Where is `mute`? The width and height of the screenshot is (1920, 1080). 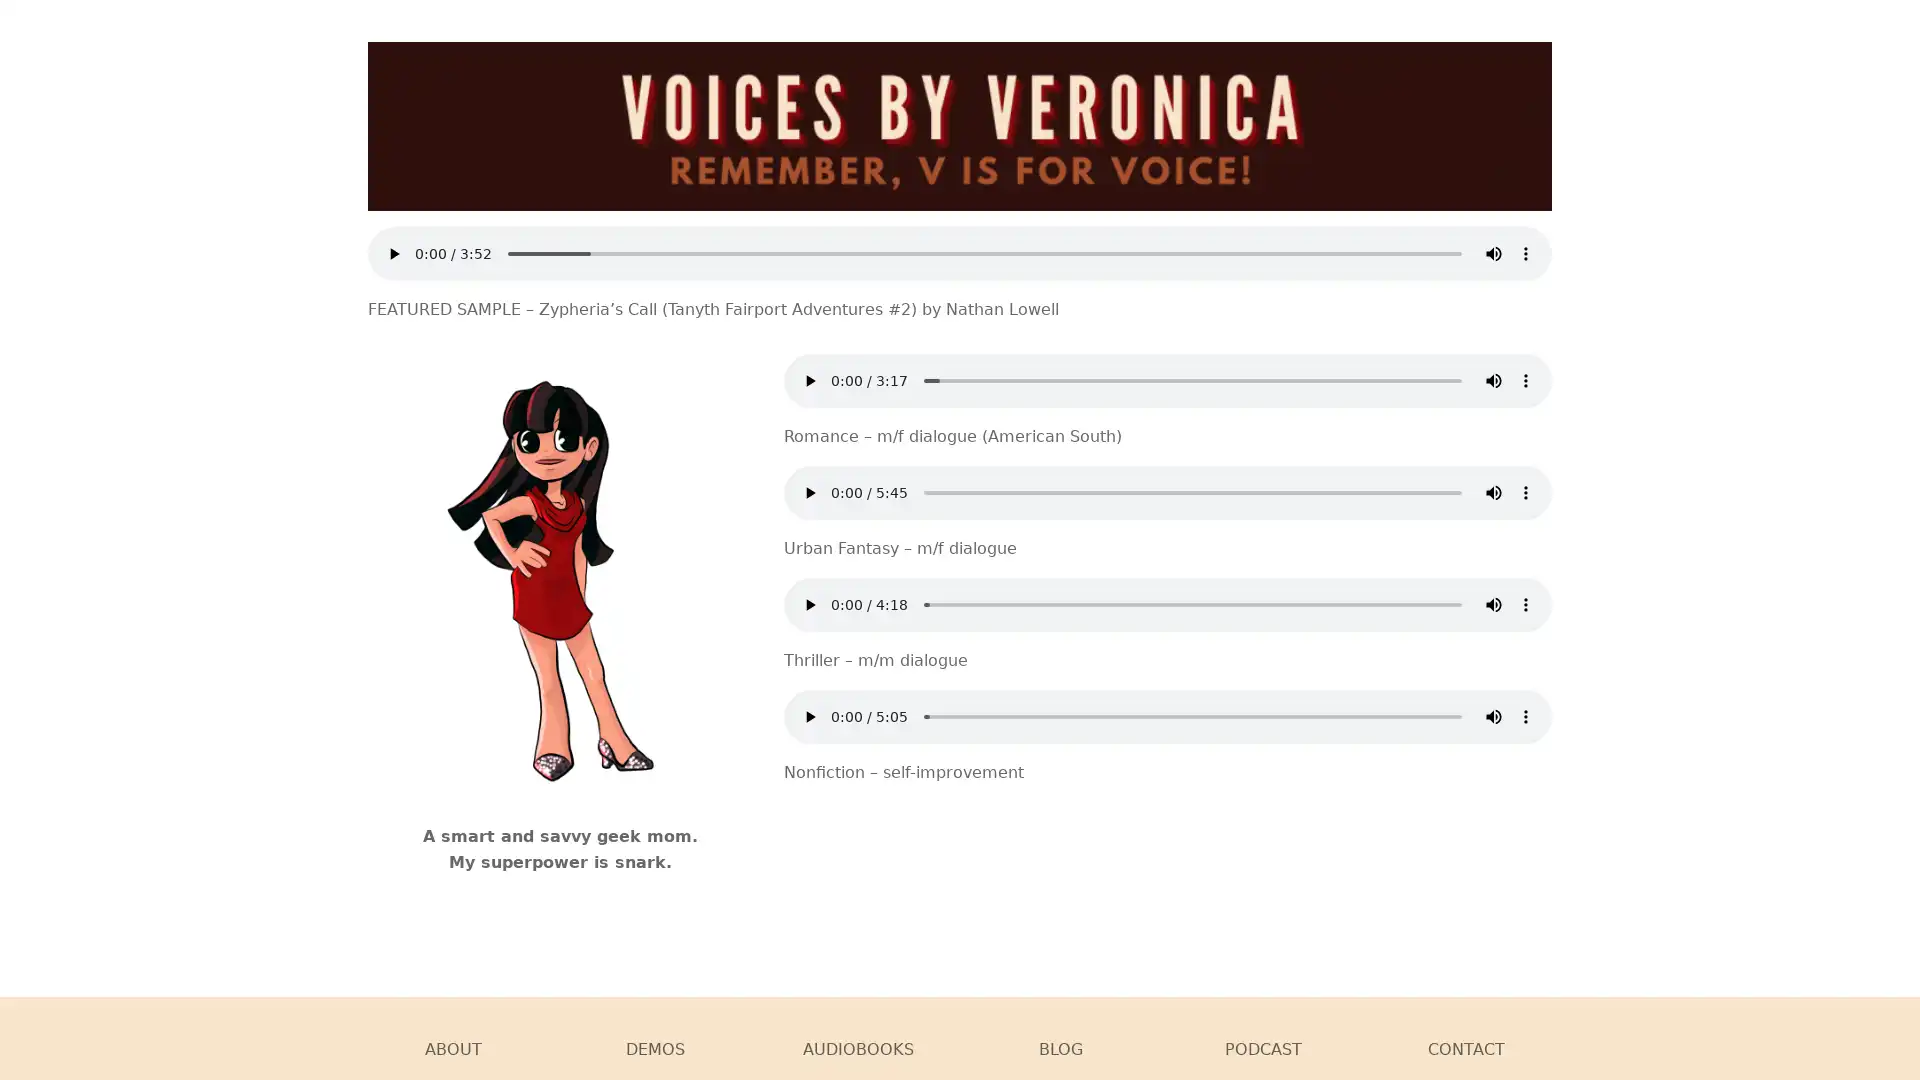
mute is located at coordinates (1493, 716).